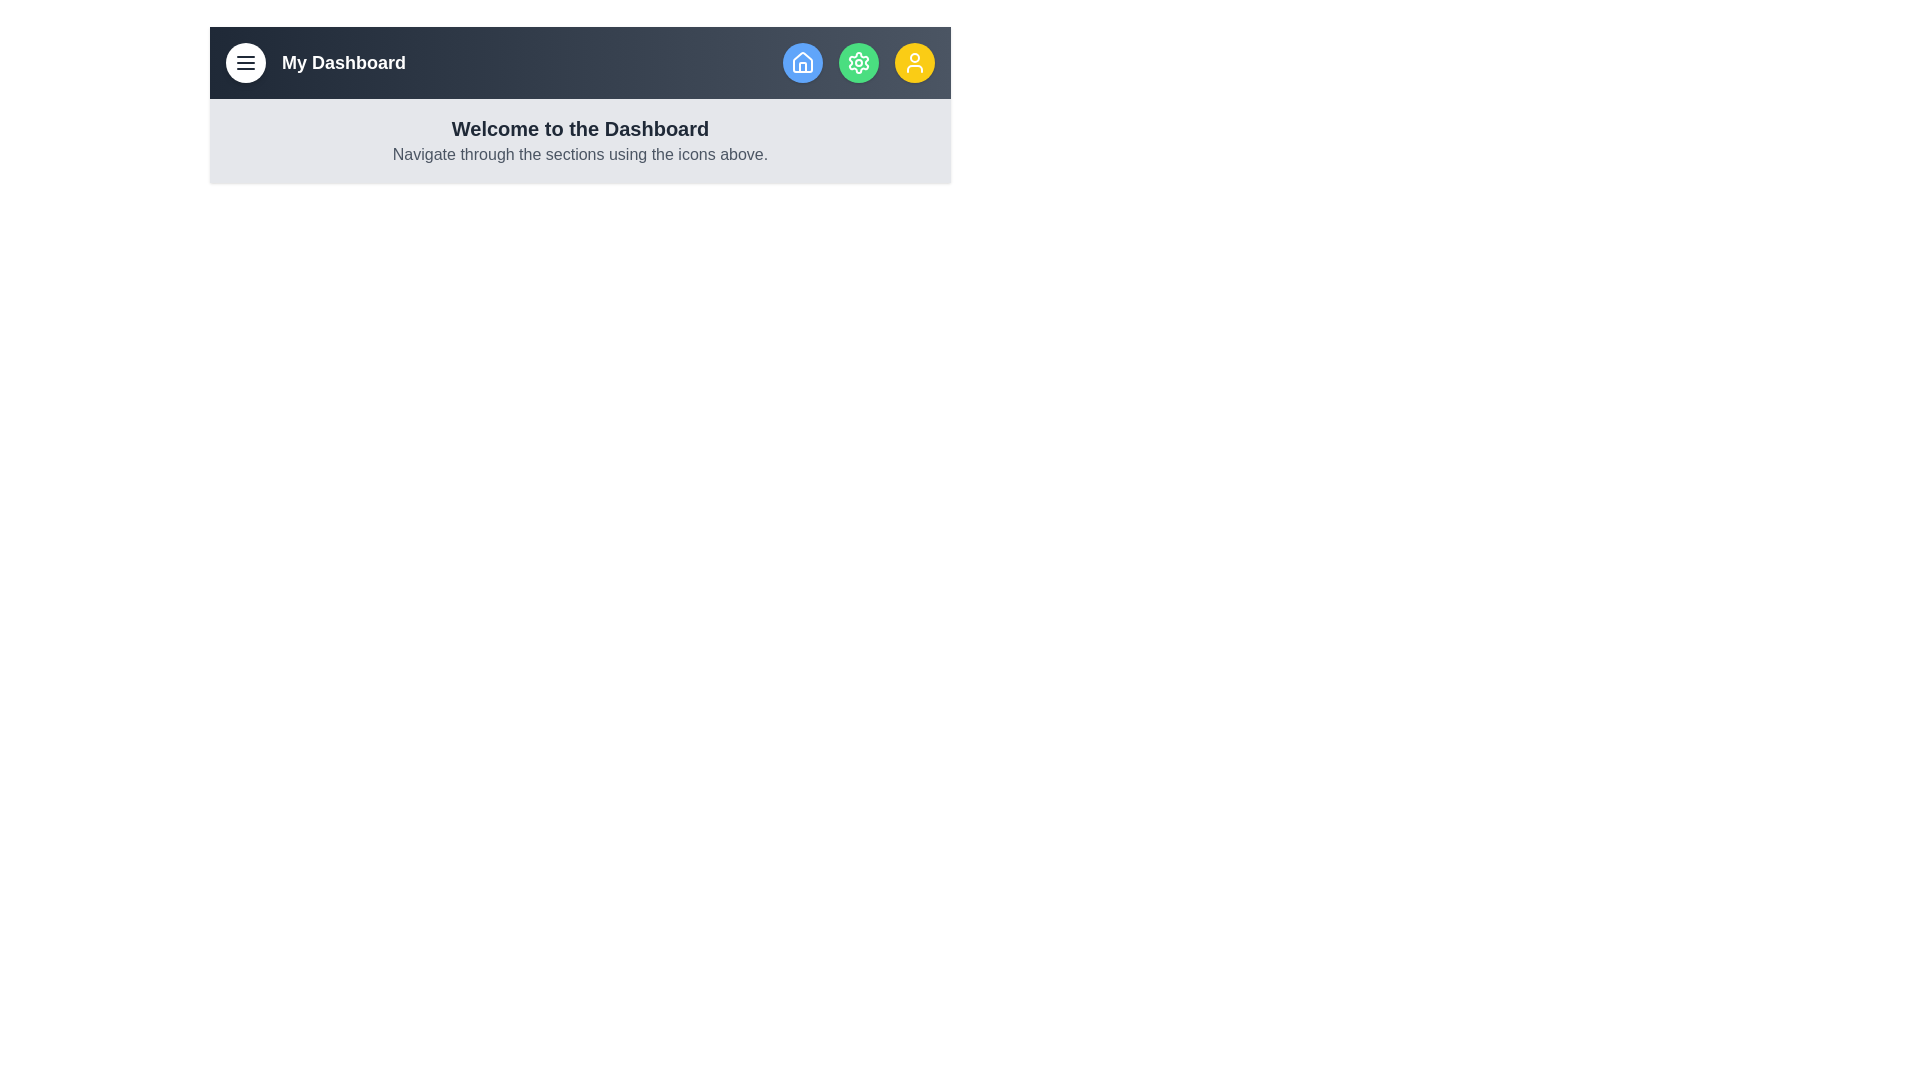 This screenshot has width=1920, height=1080. What do you see at coordinates (914, 61) in the screenshot?
I see `the user button to view profile information` at bounding box center [914, 61].